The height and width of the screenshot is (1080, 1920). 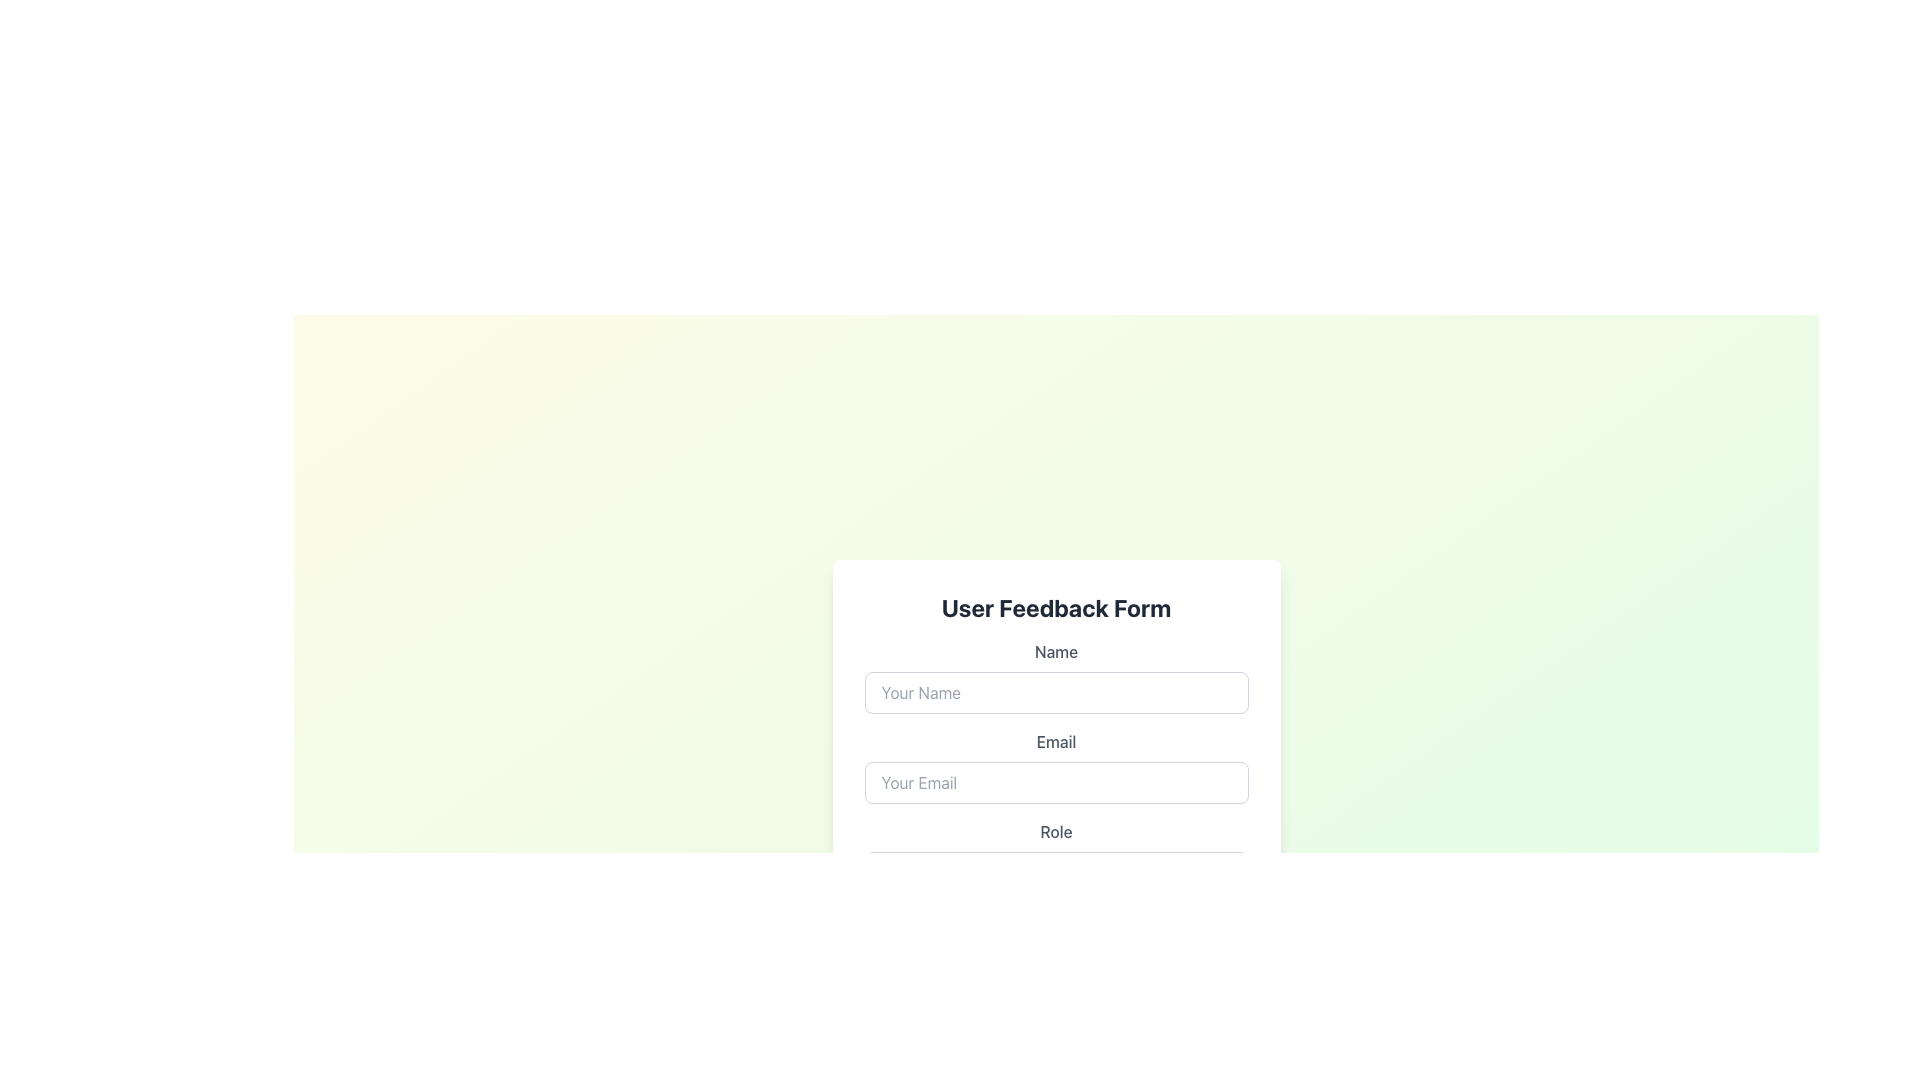 I want to click on the 'Role' dropdown menu, so click(x=1055, y=855).